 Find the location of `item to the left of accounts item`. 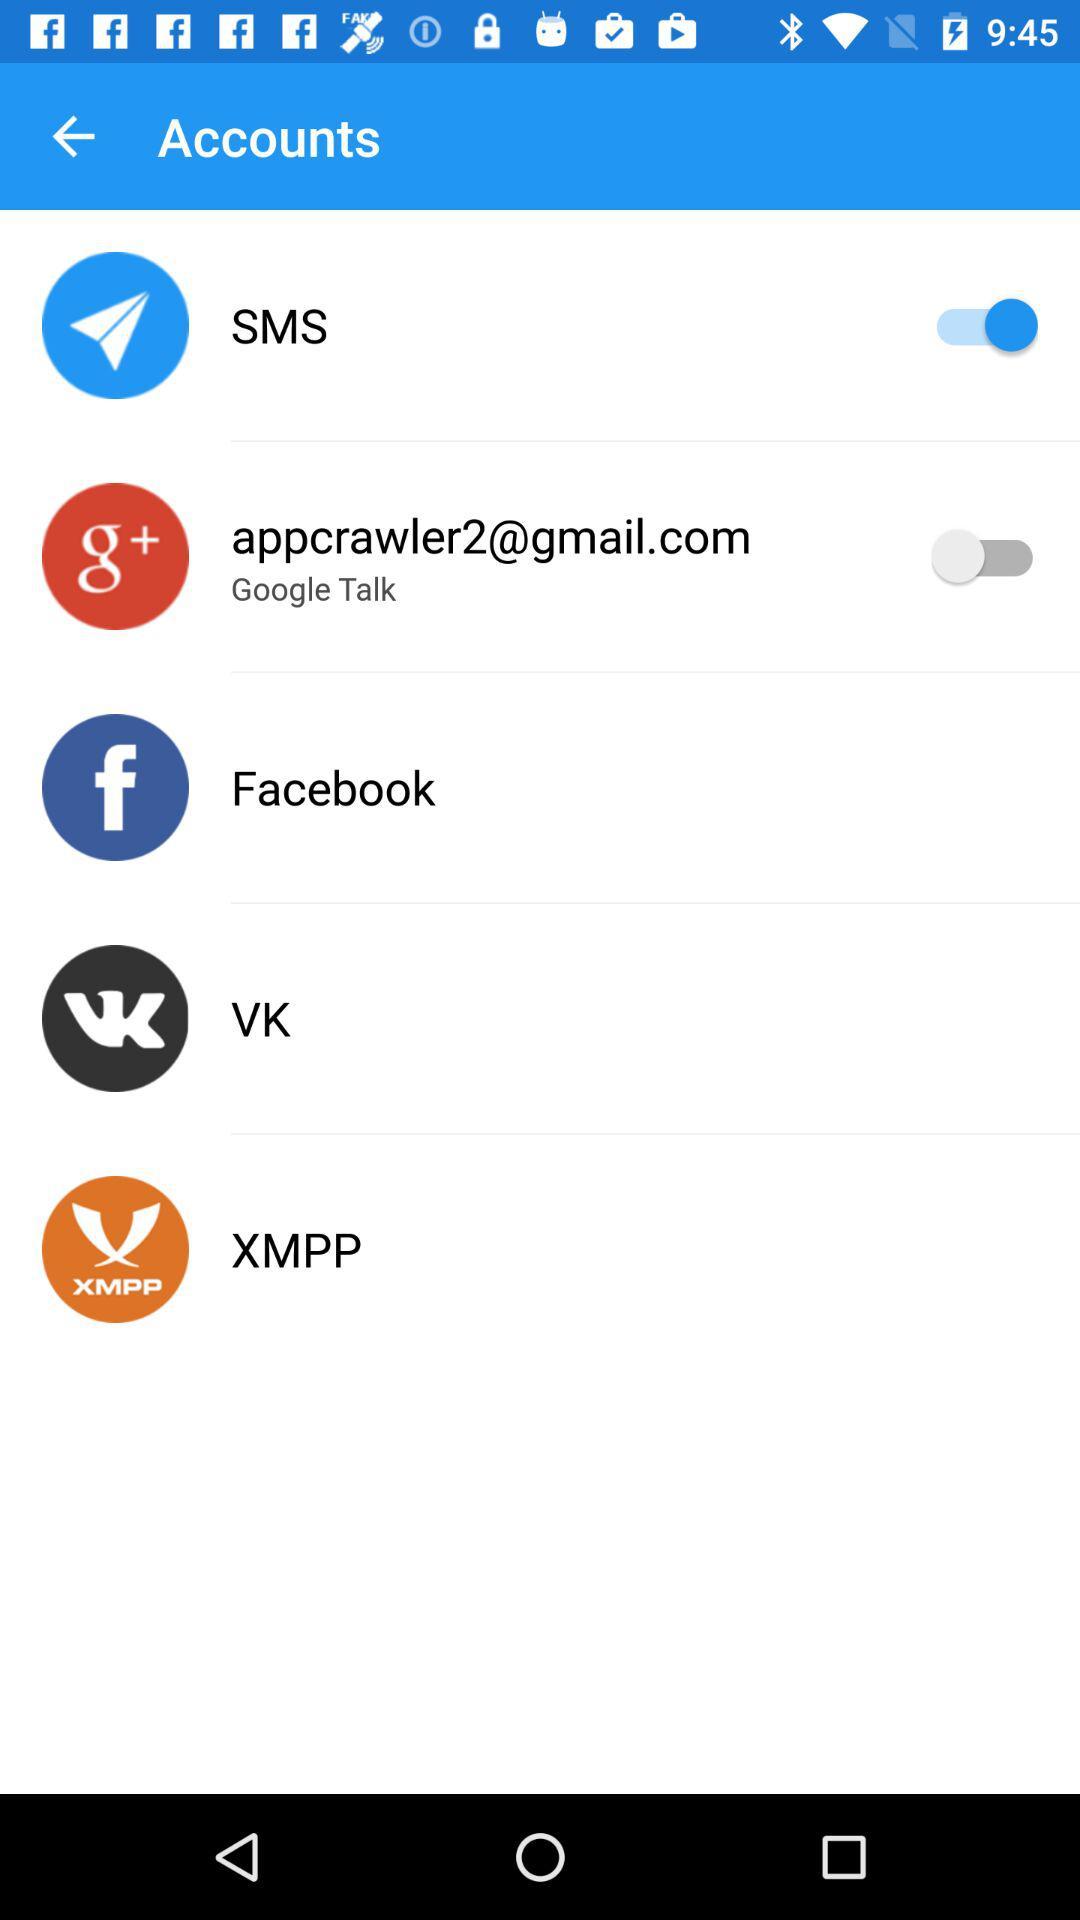

item to the left of accounts item is located at coordinates (72, 135).